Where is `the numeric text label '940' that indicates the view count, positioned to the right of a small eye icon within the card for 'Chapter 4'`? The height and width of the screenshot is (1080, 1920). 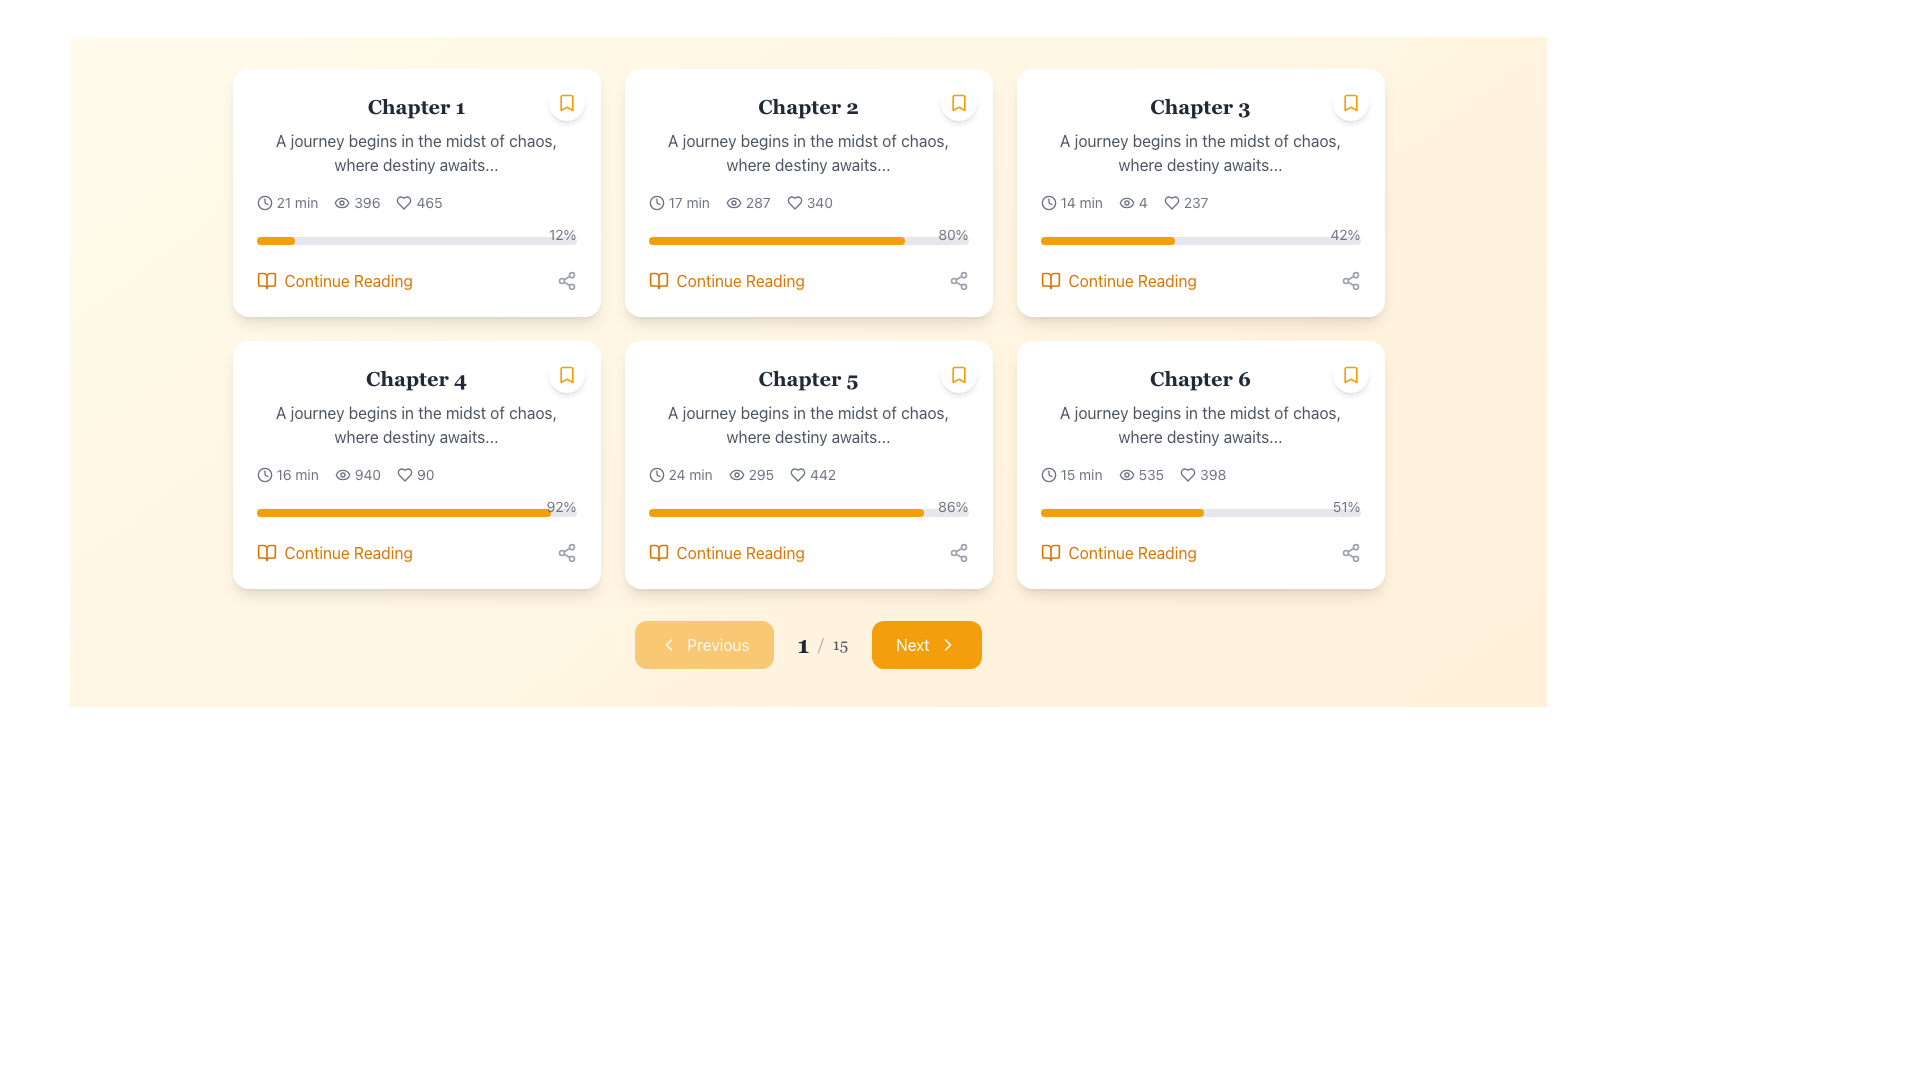 the numeric text label '940' that indicates the view count, positioned to the right of a small eye icon within the card for 'Chapter 4' is located at coordinates (367, 474).